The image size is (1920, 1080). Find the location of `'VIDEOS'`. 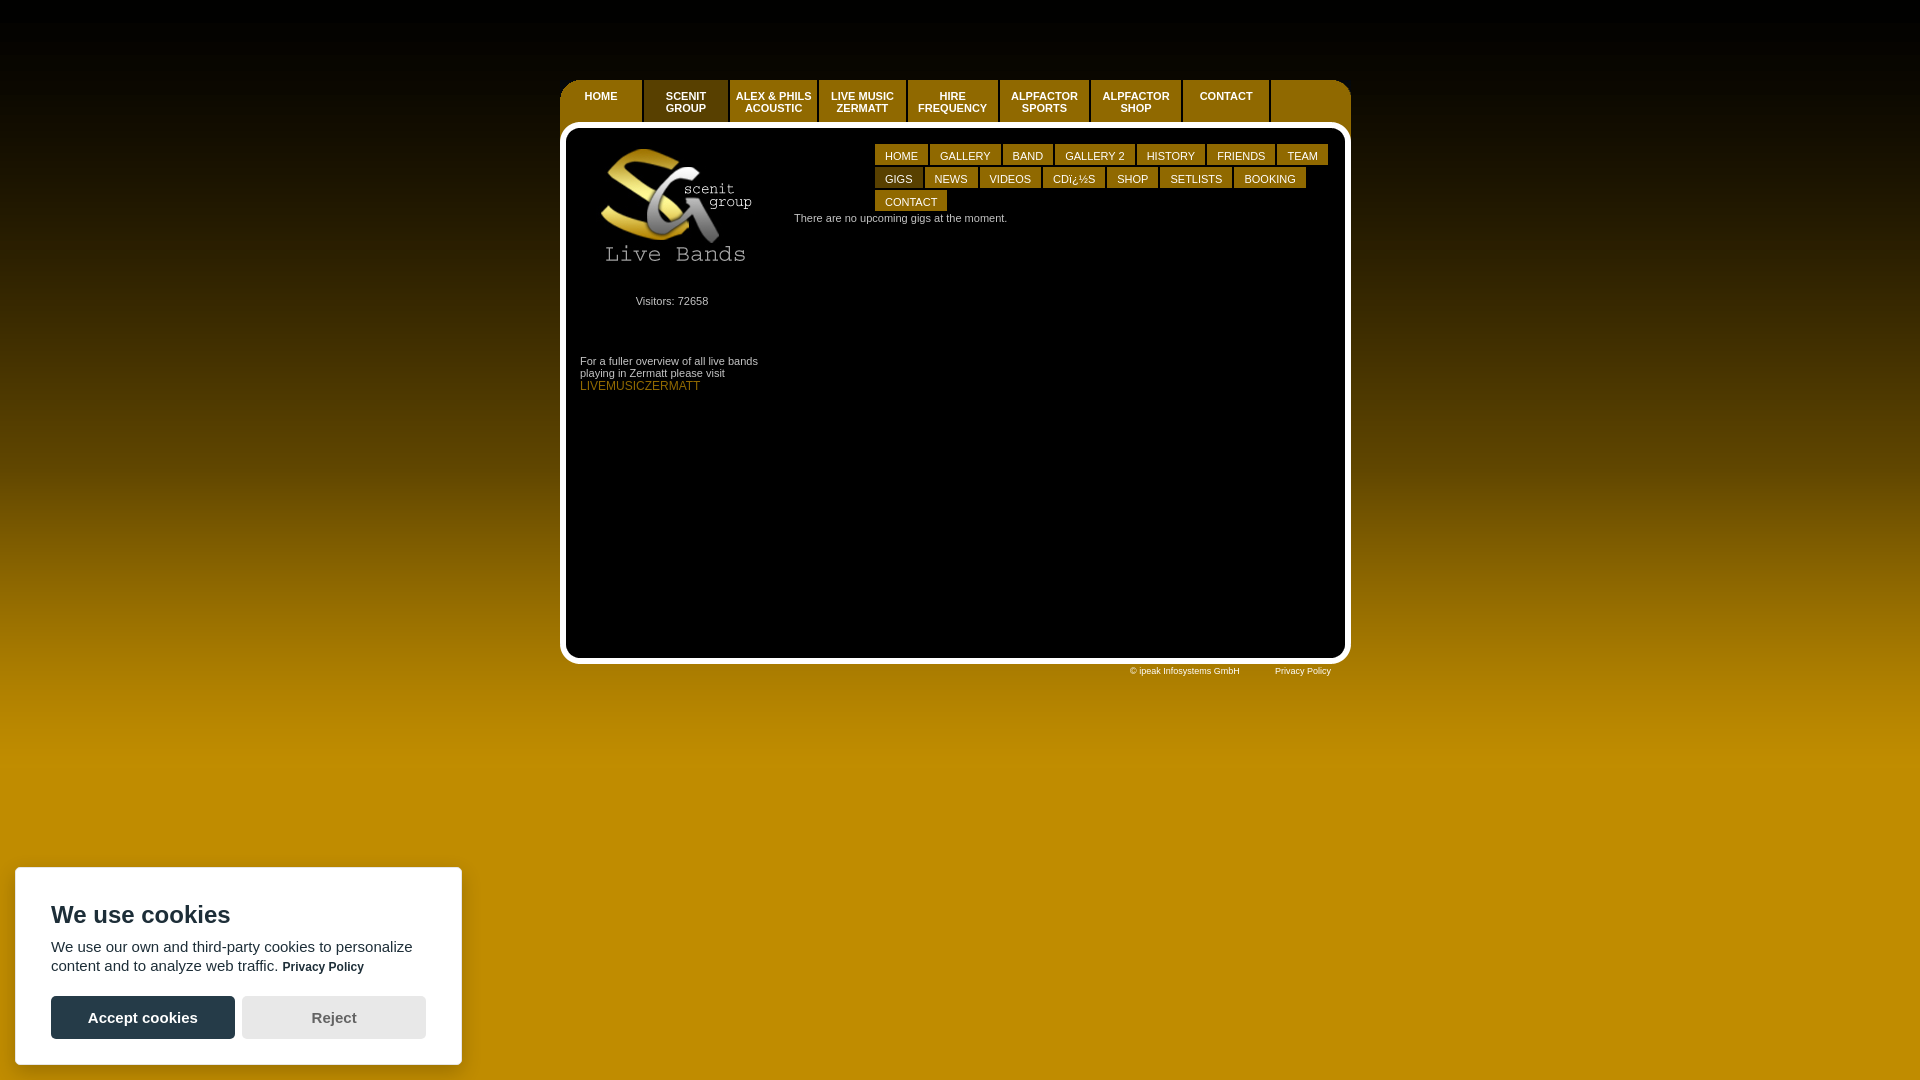

'VIDEOS' is located at coordinates (1011, 177).